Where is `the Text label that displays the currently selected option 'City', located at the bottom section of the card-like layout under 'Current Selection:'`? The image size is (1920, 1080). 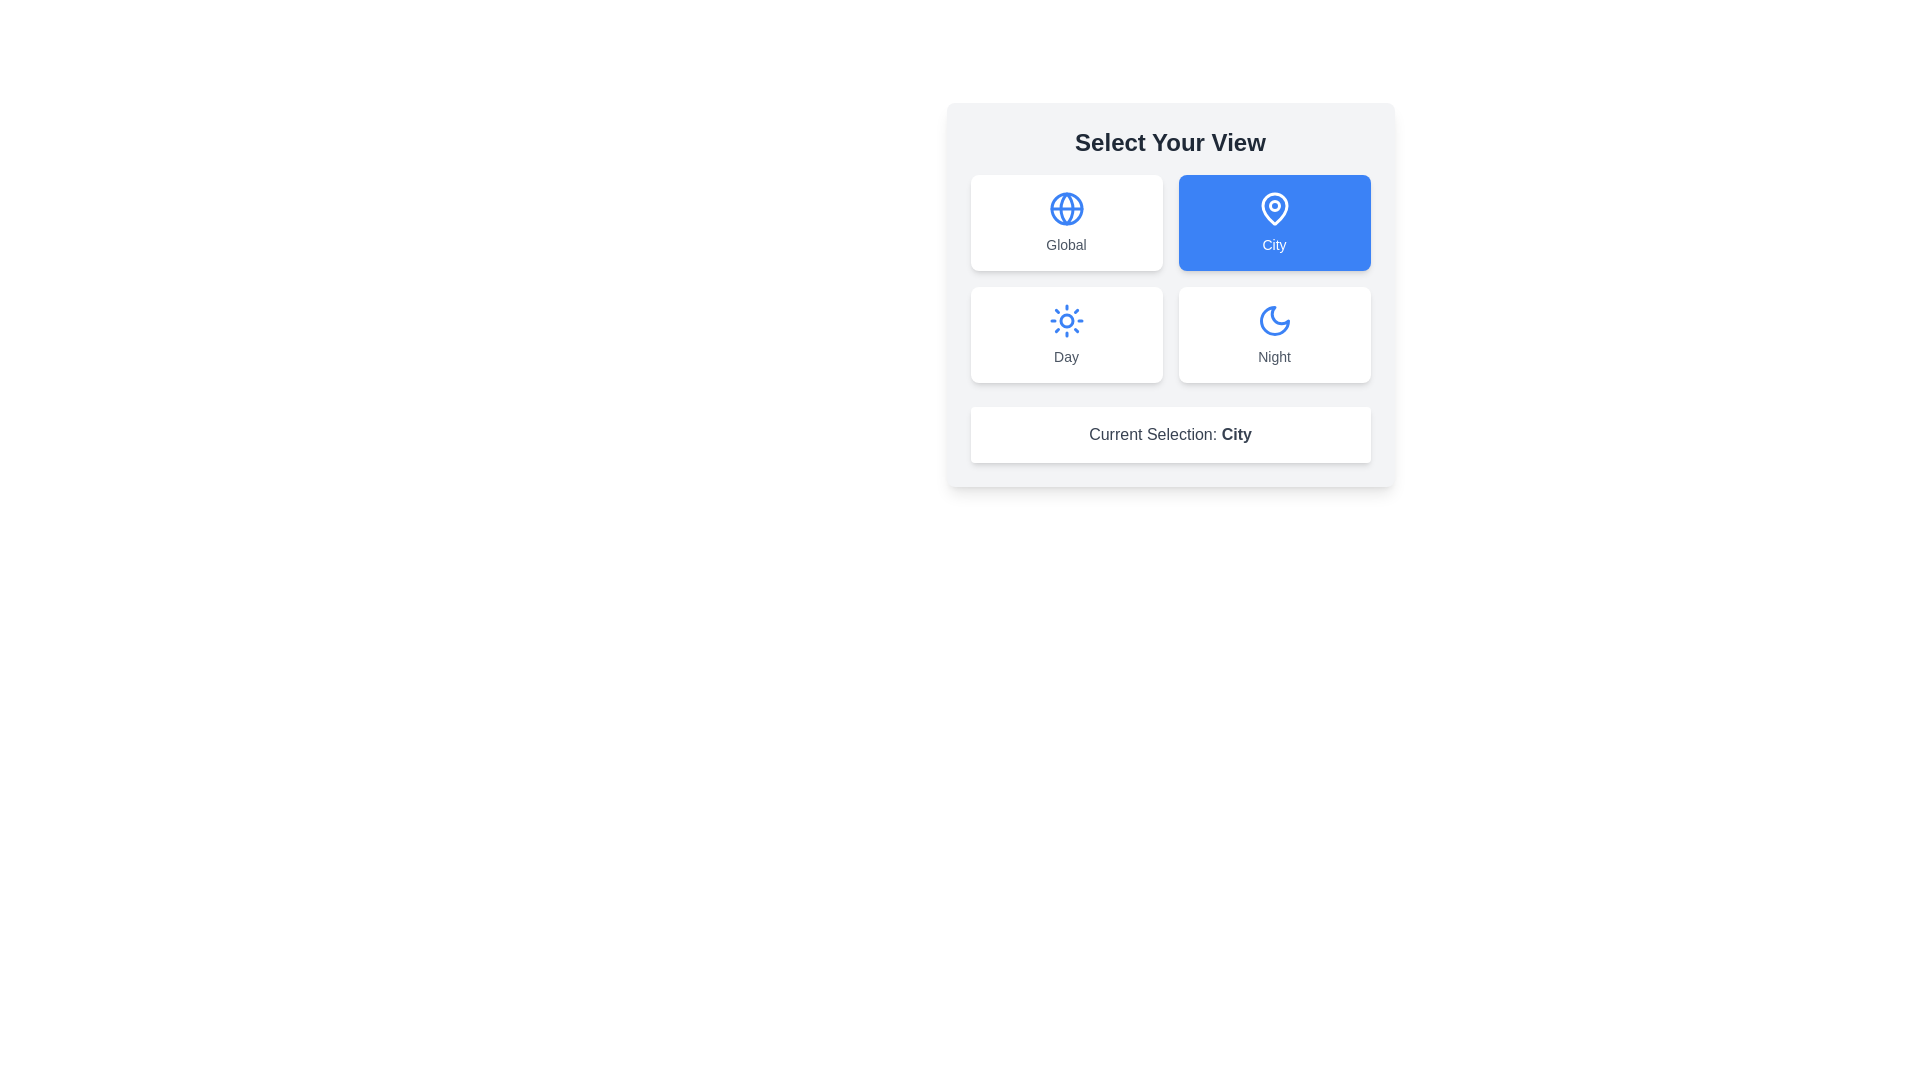
the Text label that displays the currently selected option 'City', located at the bottom section of the card-like layout under 'Current Selection:' is located at coordinates (1235, 433).